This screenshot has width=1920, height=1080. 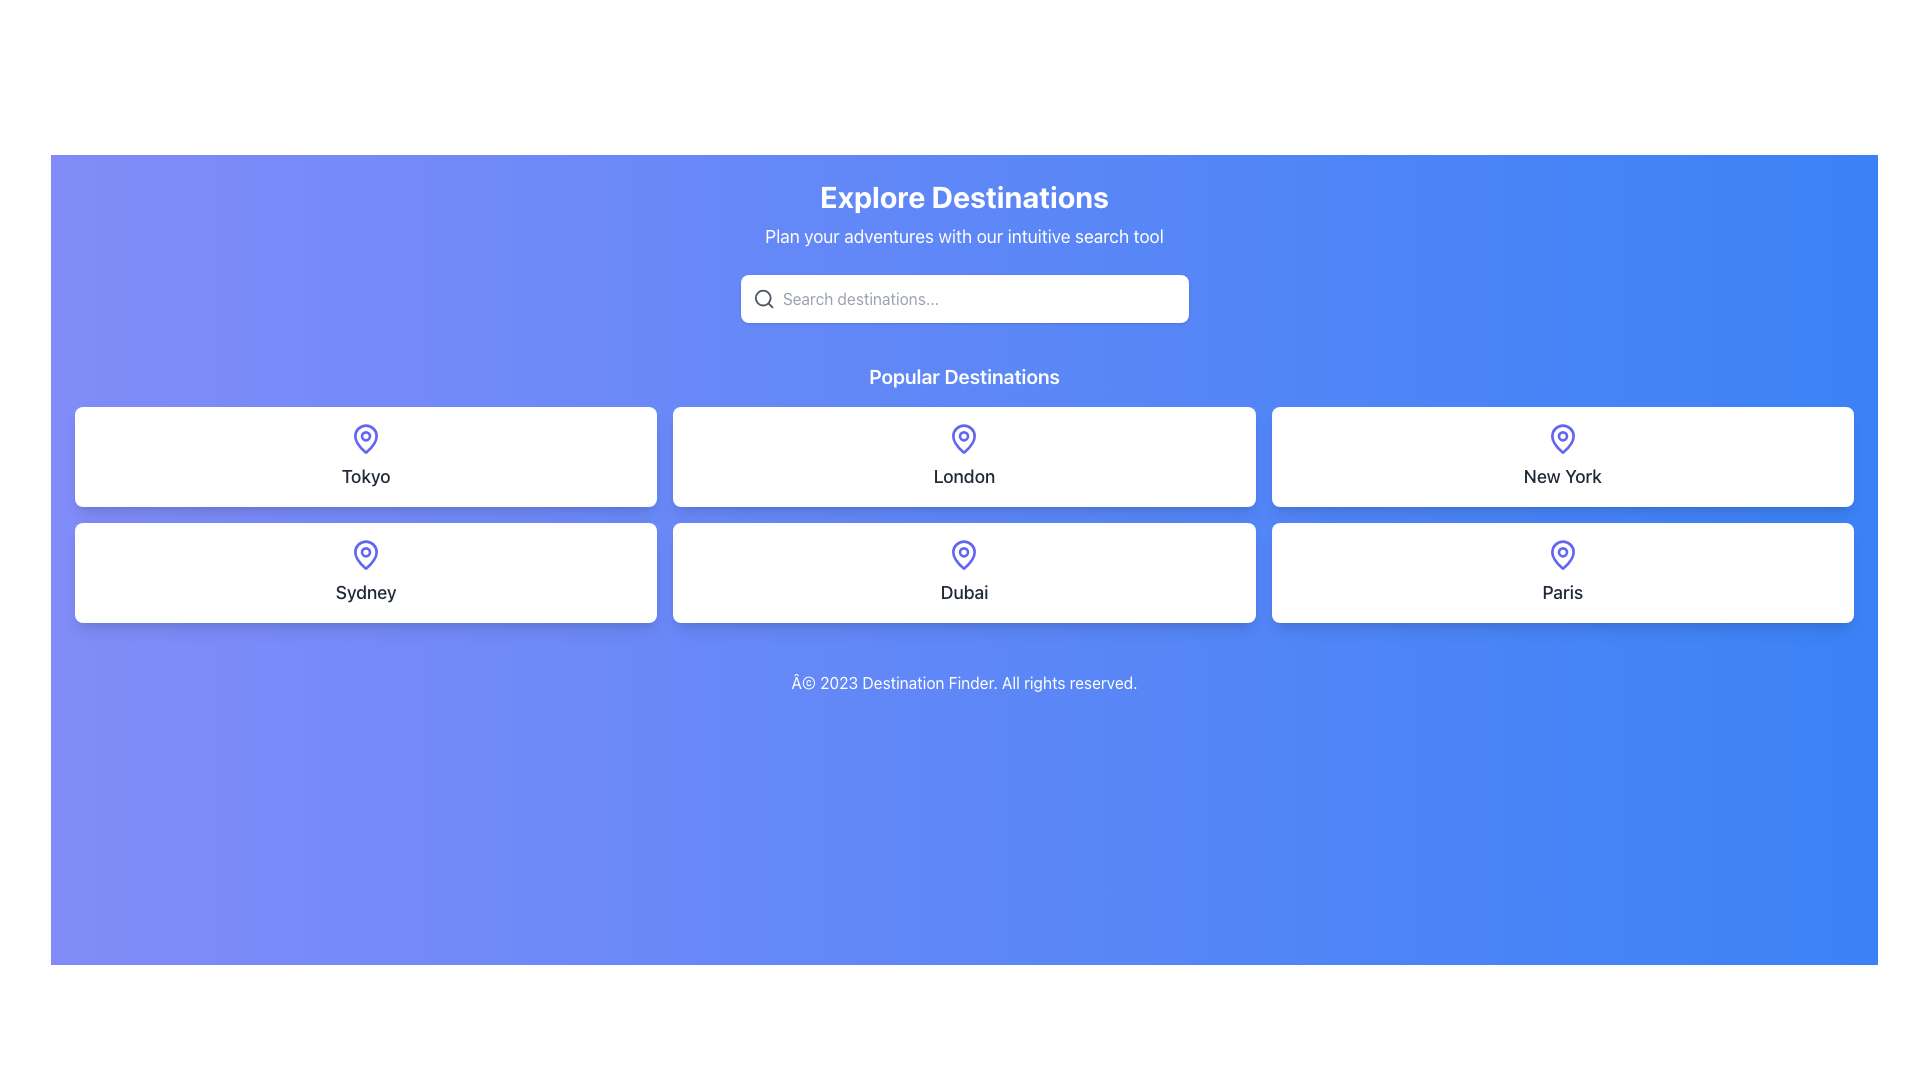 I want to click on the purple map pin icon located in the 'New York' card within the 'Popular Destinations' section, so click(x=1561, y=438).